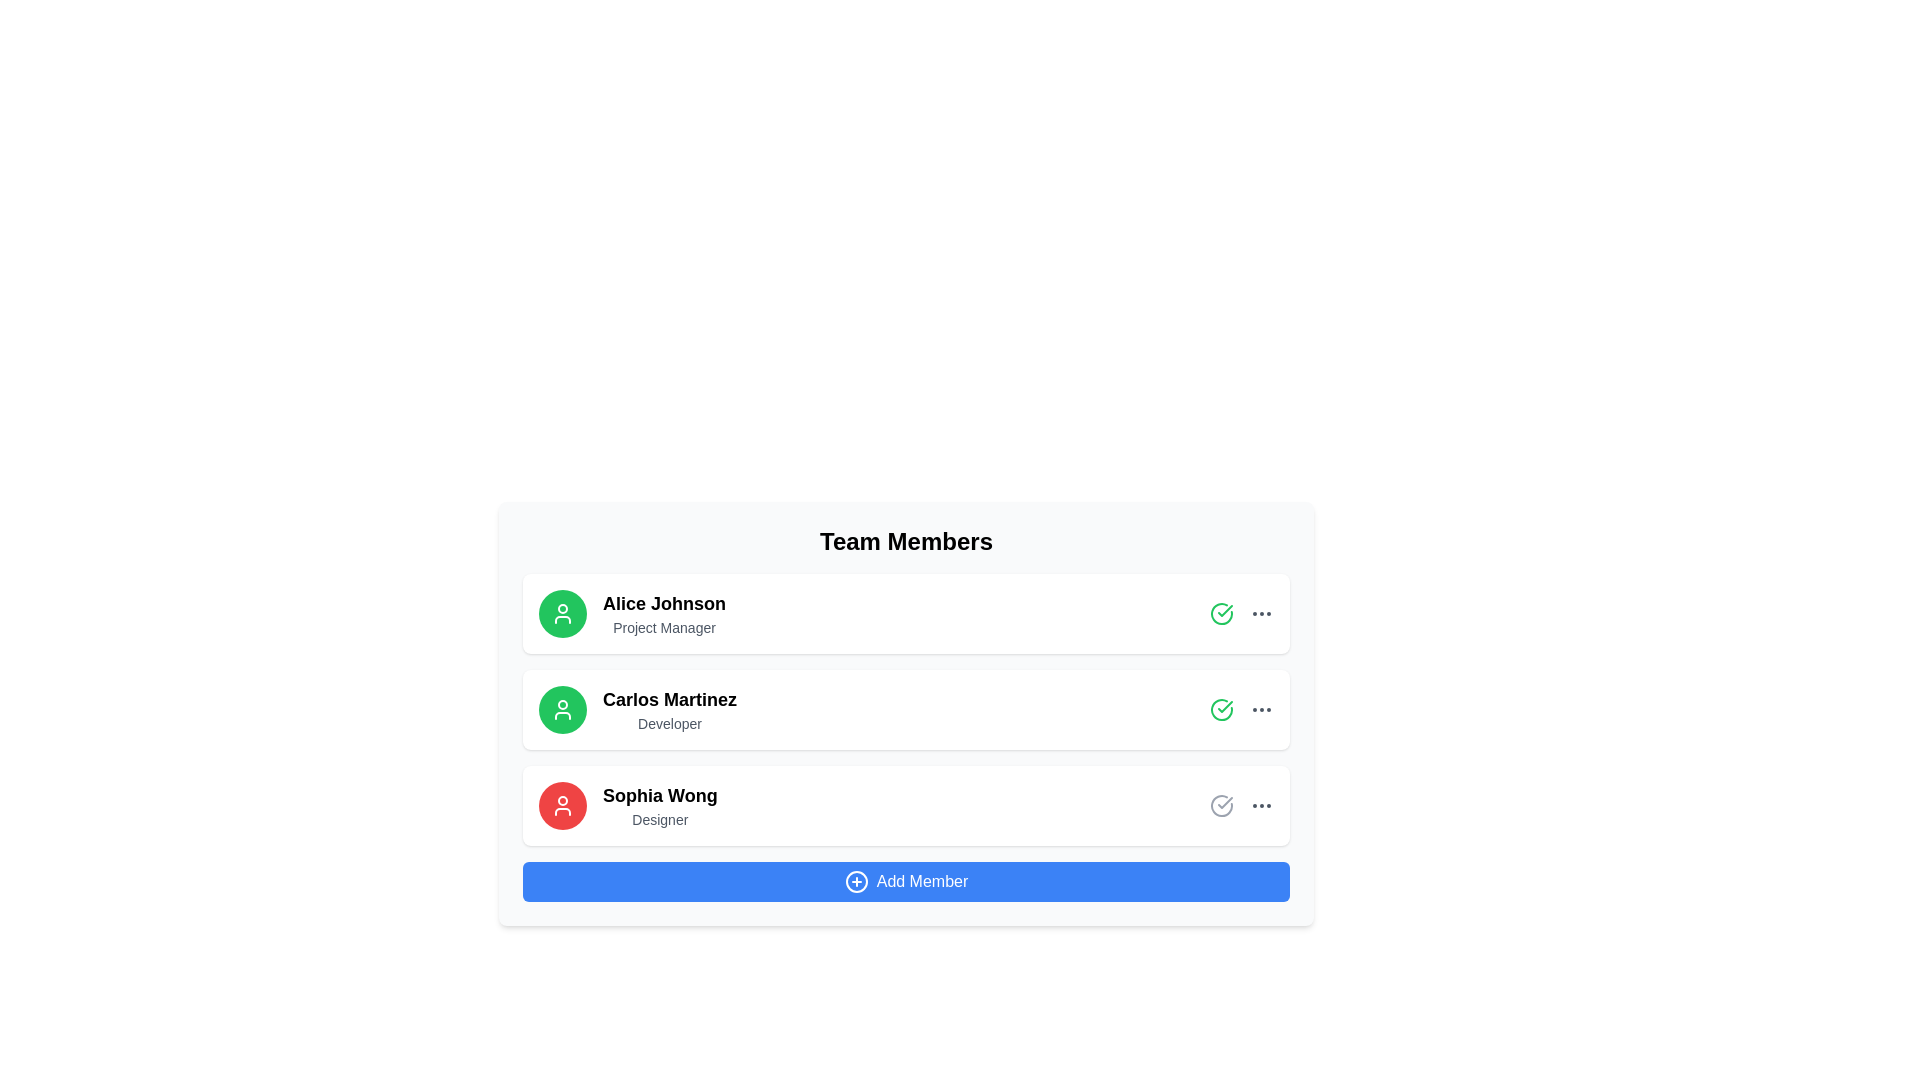 Image resolution: width=1920 pixels, height=1080 pixels. I want to click on the status icon next to the text 'Carlos Martinez', so click(1221, 708).